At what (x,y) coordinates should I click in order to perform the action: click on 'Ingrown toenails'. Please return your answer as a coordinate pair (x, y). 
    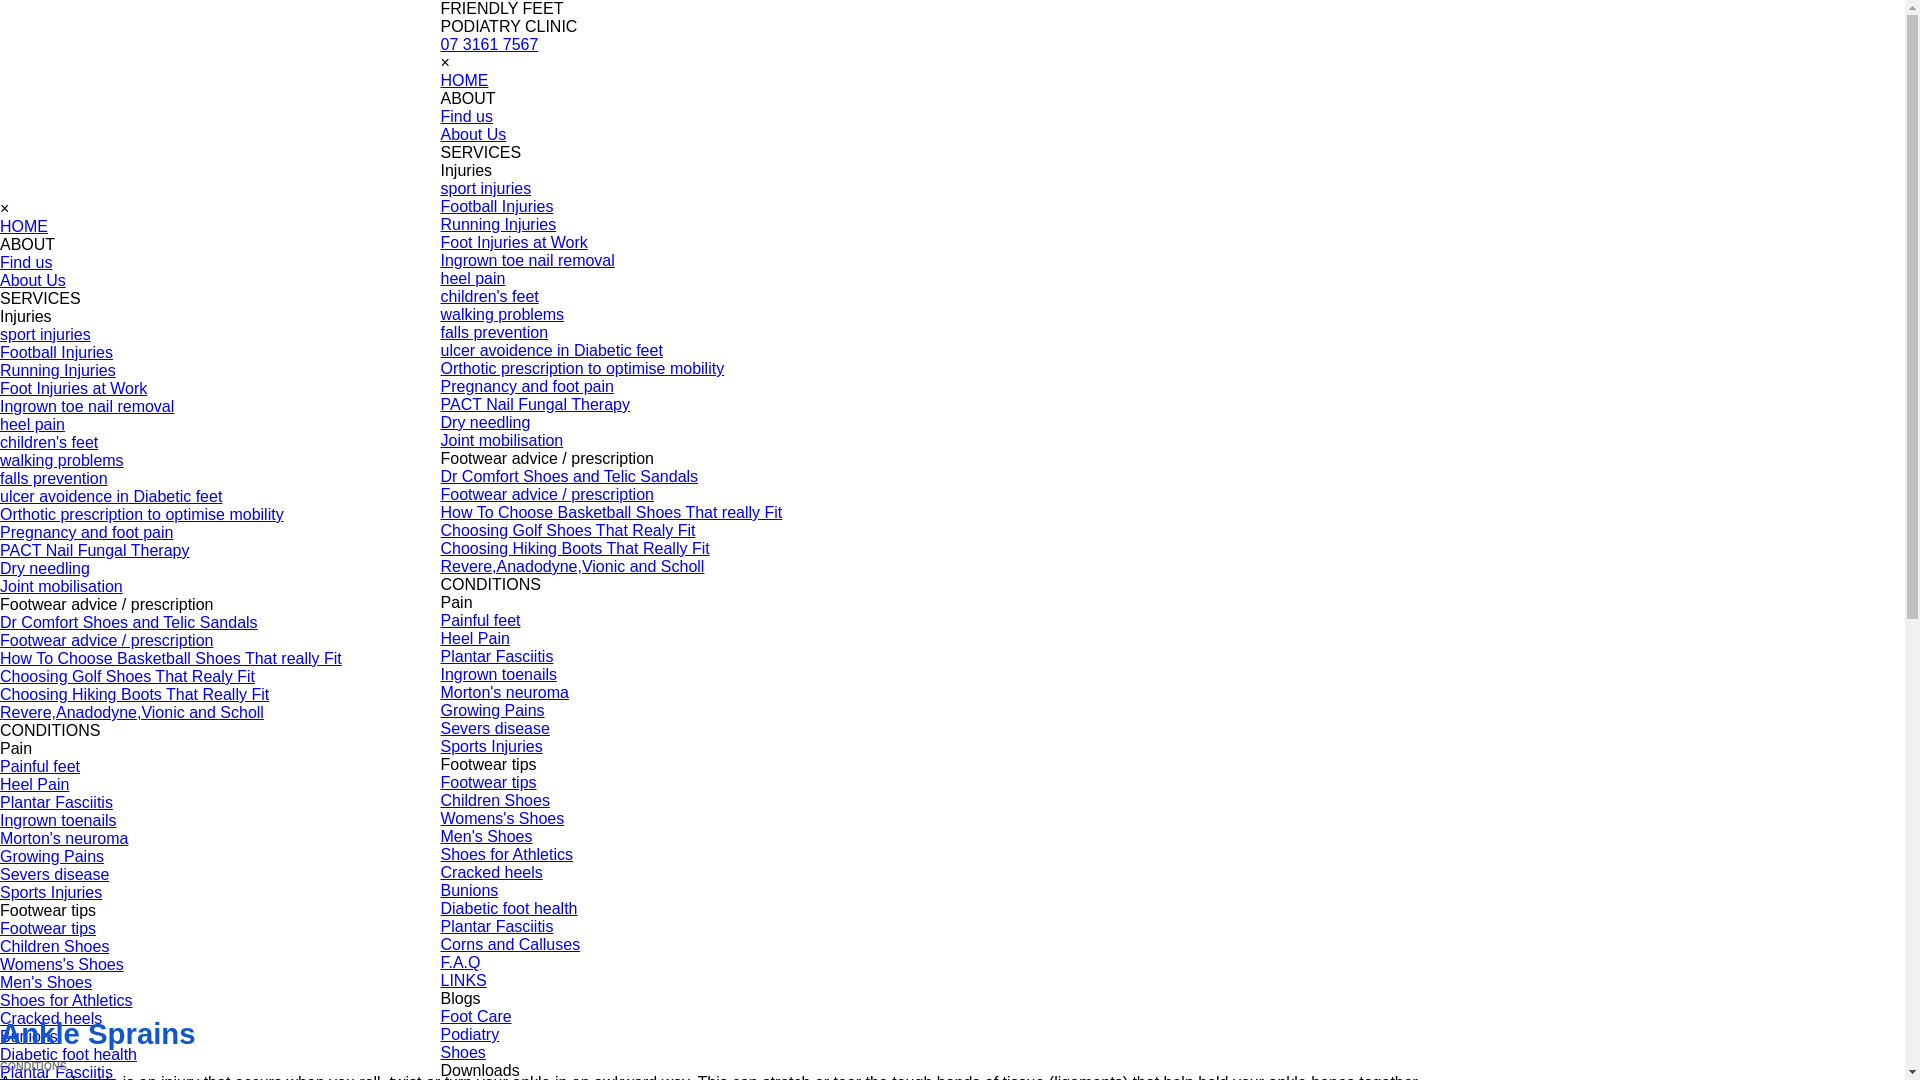
    Looking at the image, I should click on (58, 820).